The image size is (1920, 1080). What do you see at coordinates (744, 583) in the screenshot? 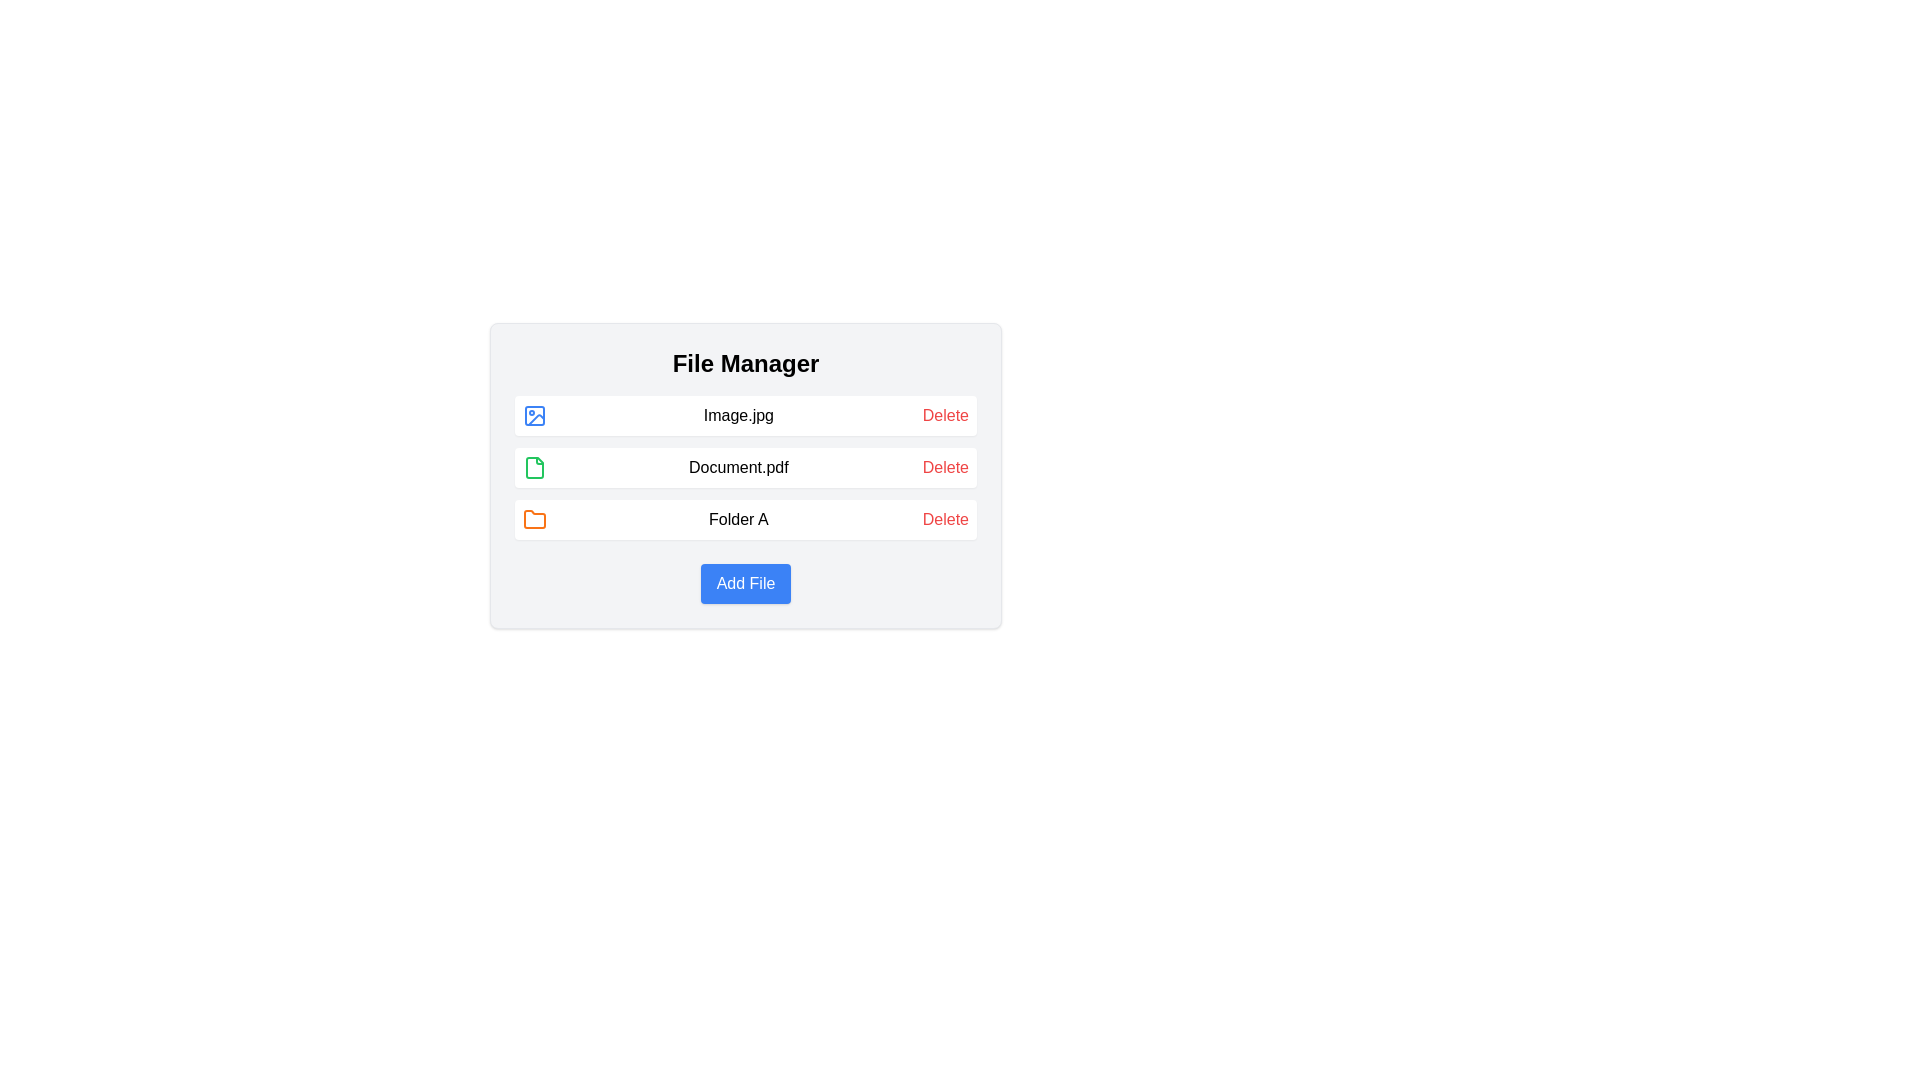
I see `the 'Add File' button, which is a rectangular button with a blue background and white text, located at the bottom of the 'File Manager' modal` at bounding box center [744, 583].